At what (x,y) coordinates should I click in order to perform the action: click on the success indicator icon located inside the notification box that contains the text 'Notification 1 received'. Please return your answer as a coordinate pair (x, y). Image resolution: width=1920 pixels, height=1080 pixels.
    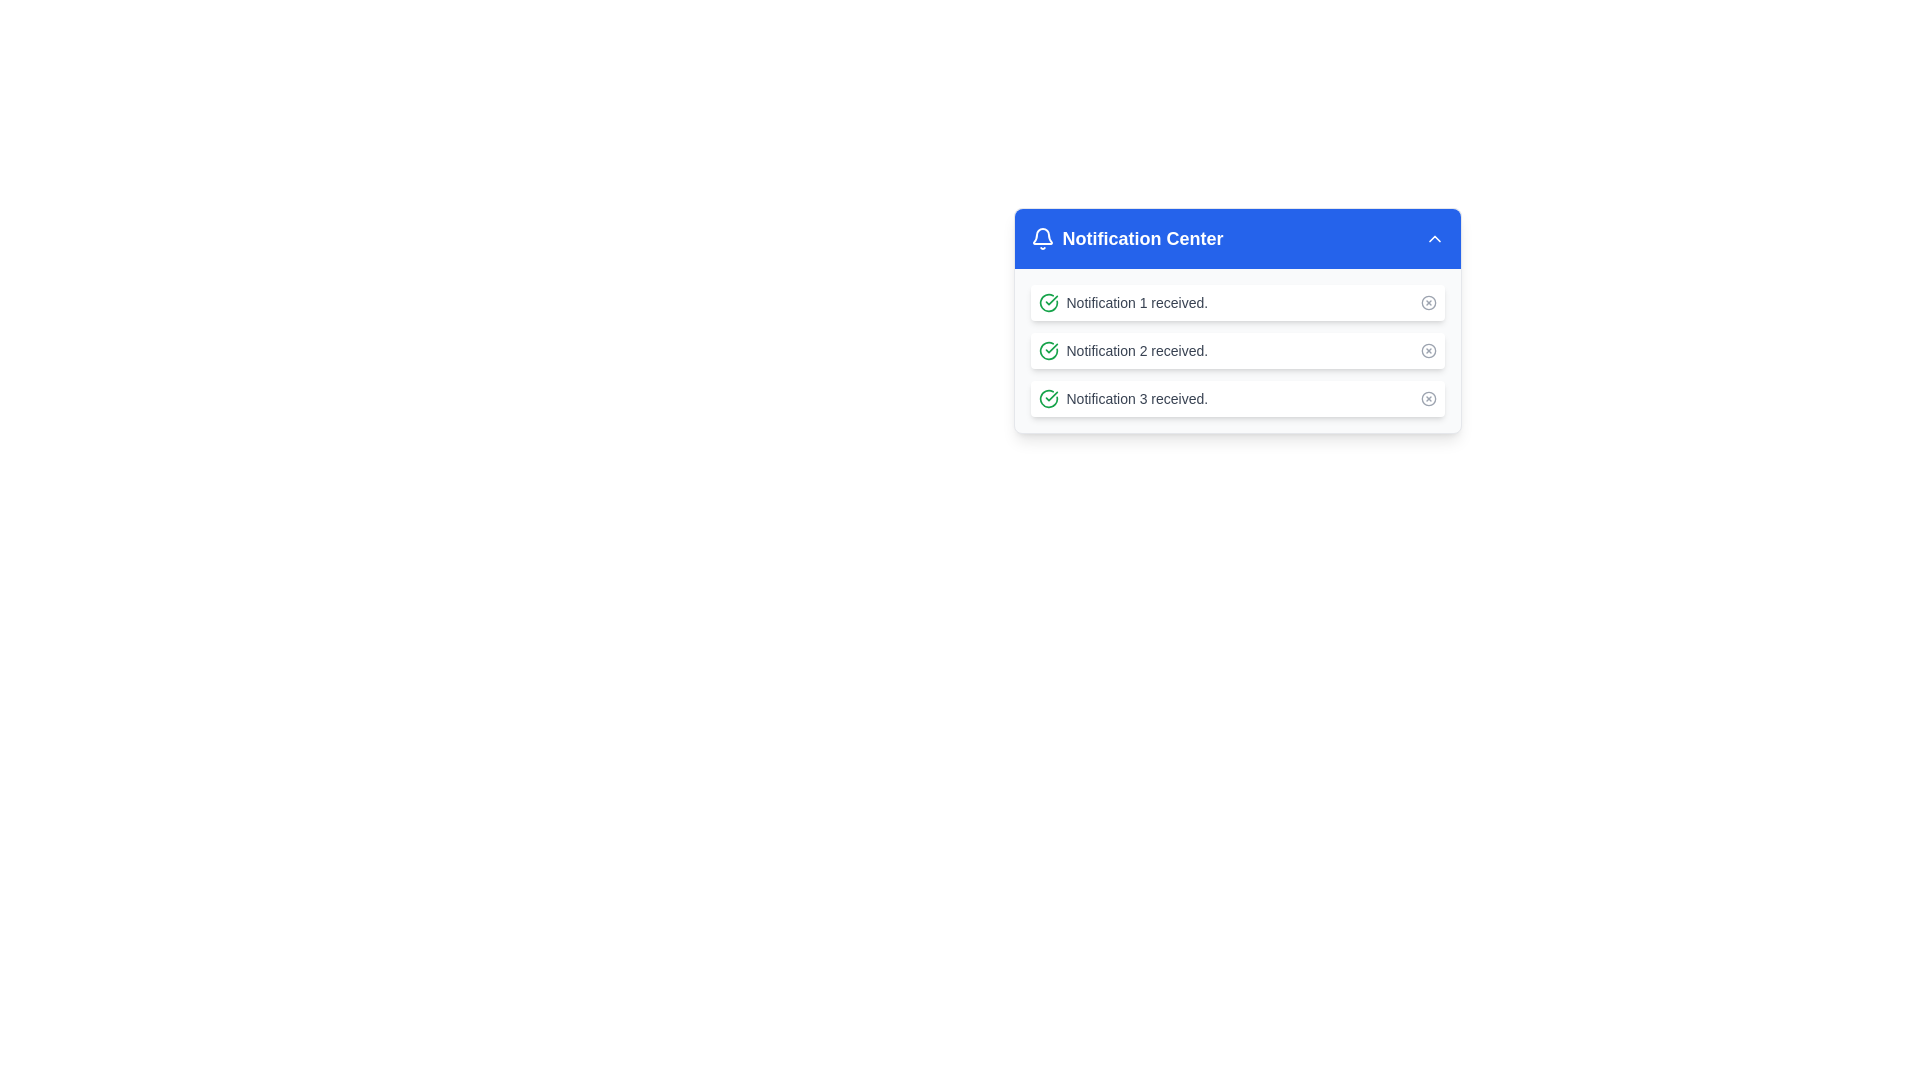
    Looking at the image, I should click on (1047, 303).